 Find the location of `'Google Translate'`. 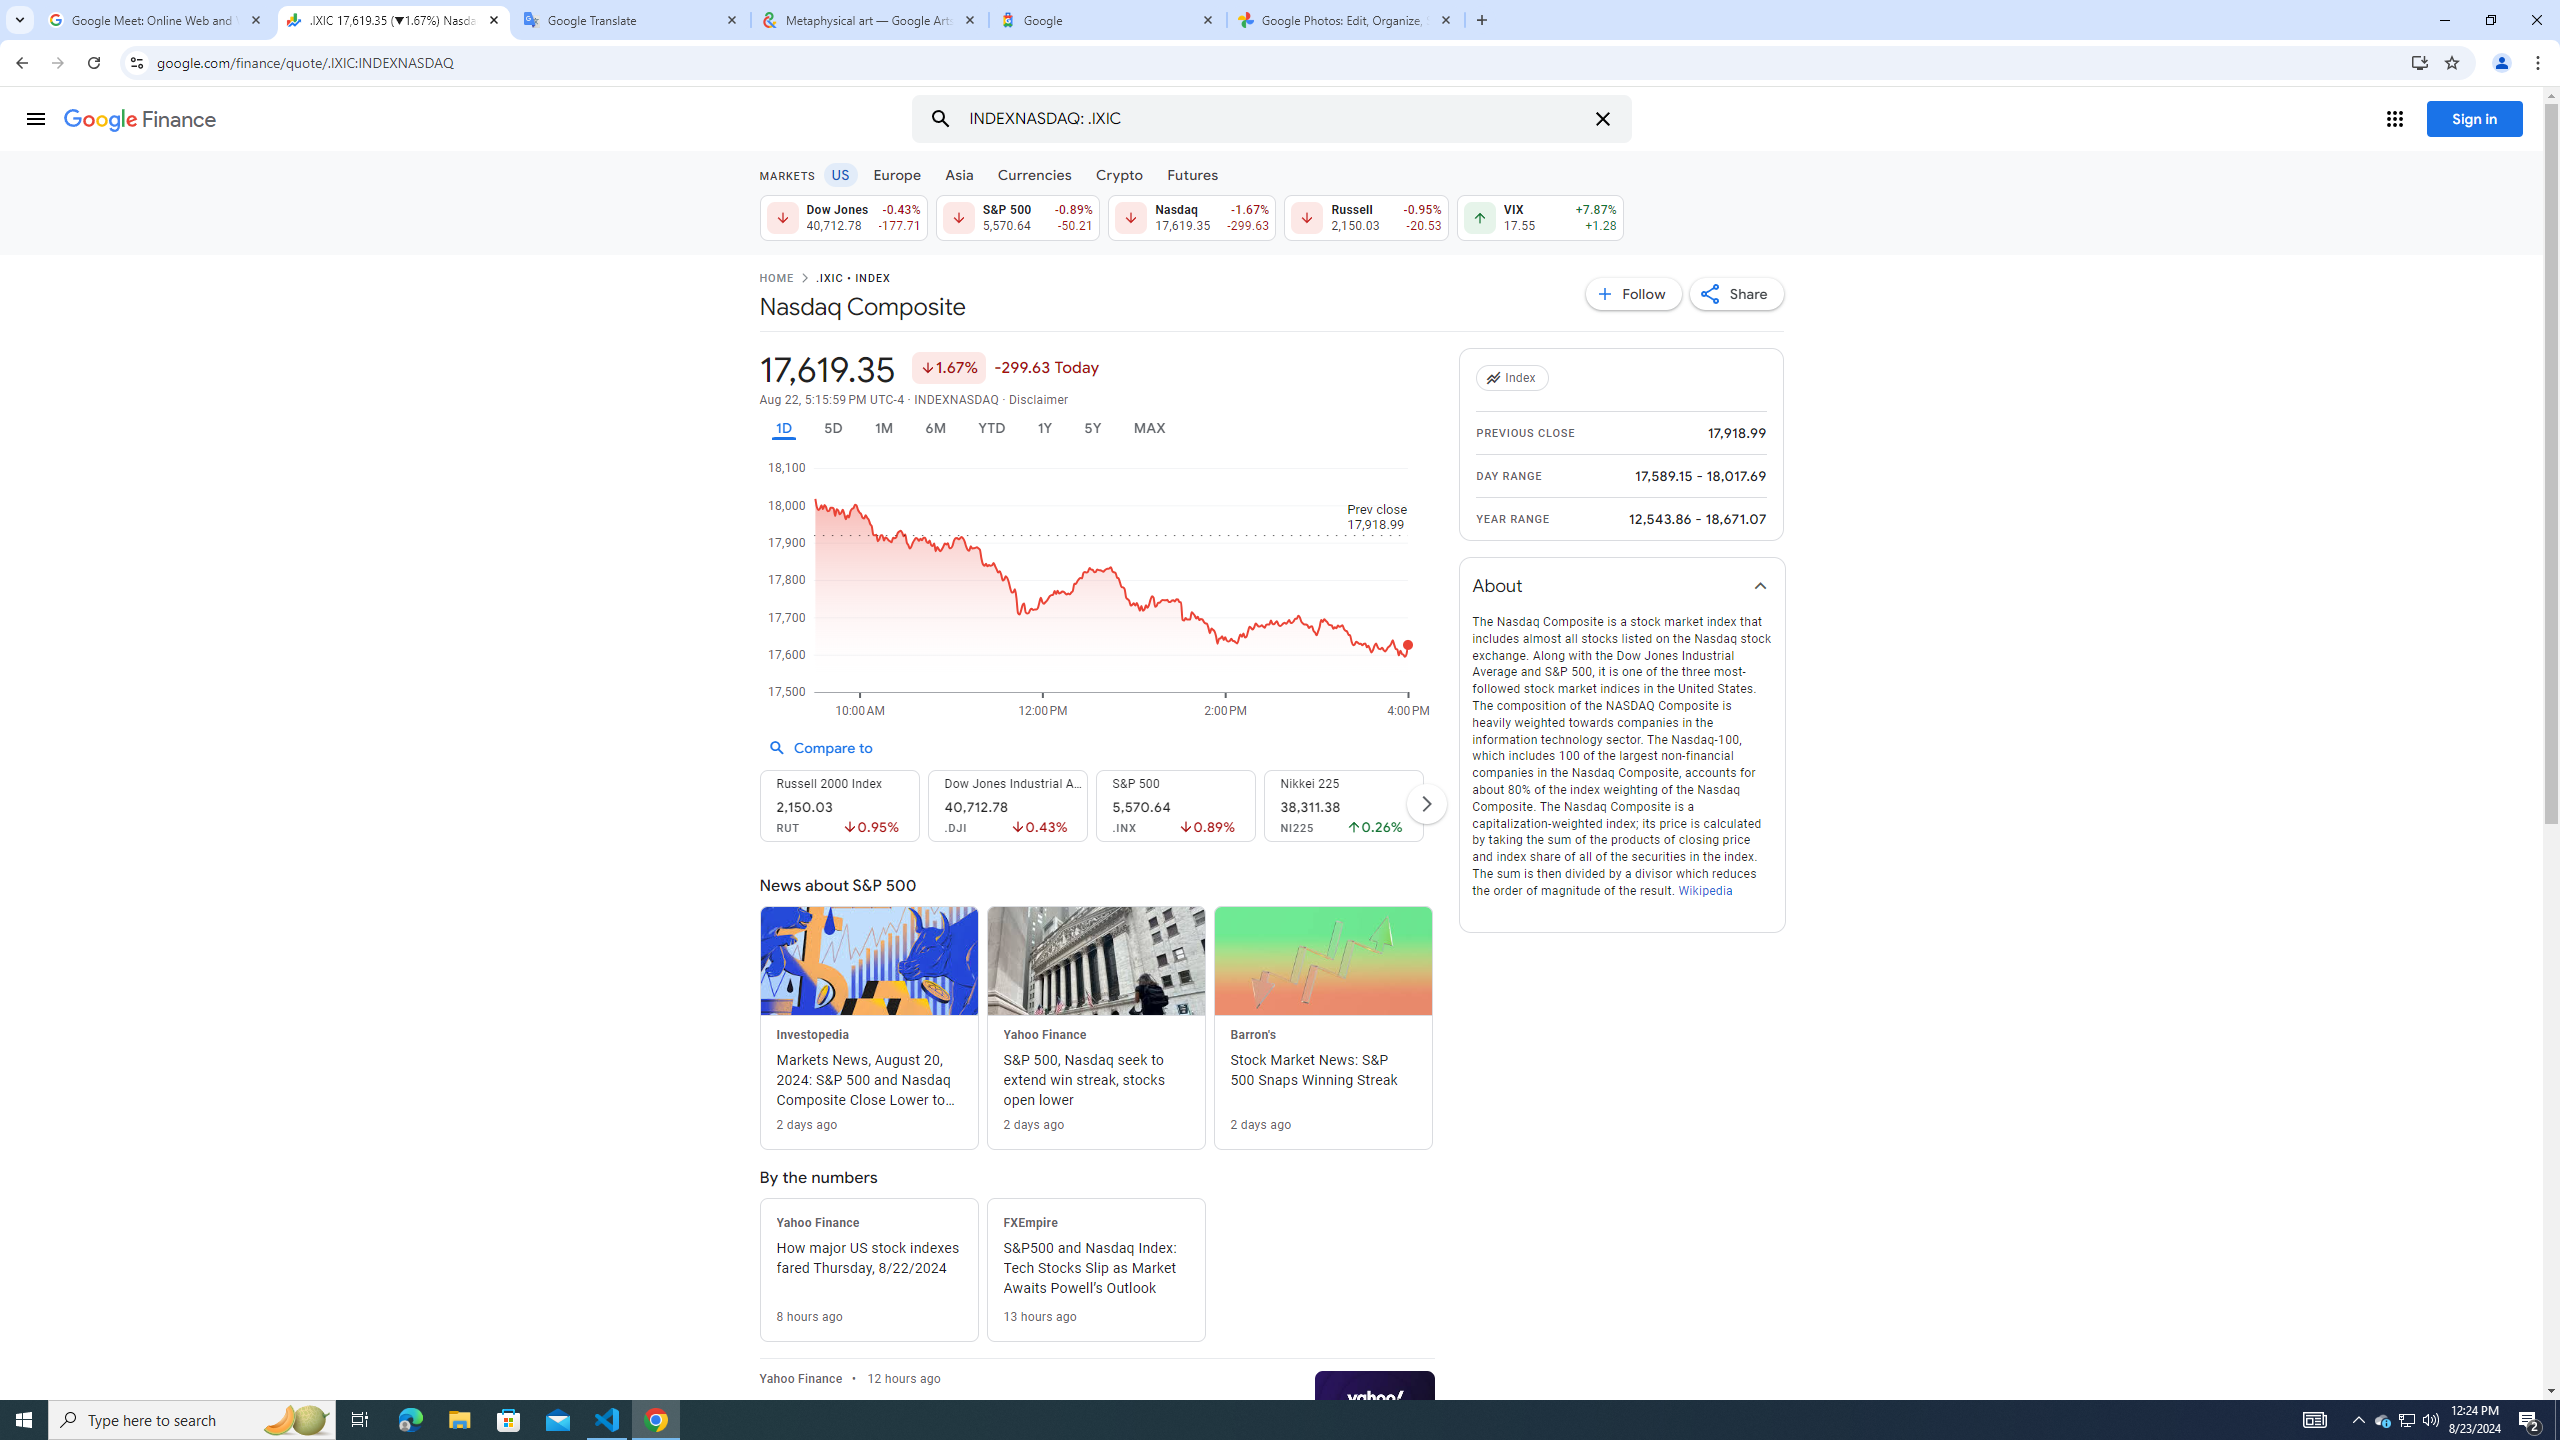

'Google Translate' is located at coordinates (631, 19).